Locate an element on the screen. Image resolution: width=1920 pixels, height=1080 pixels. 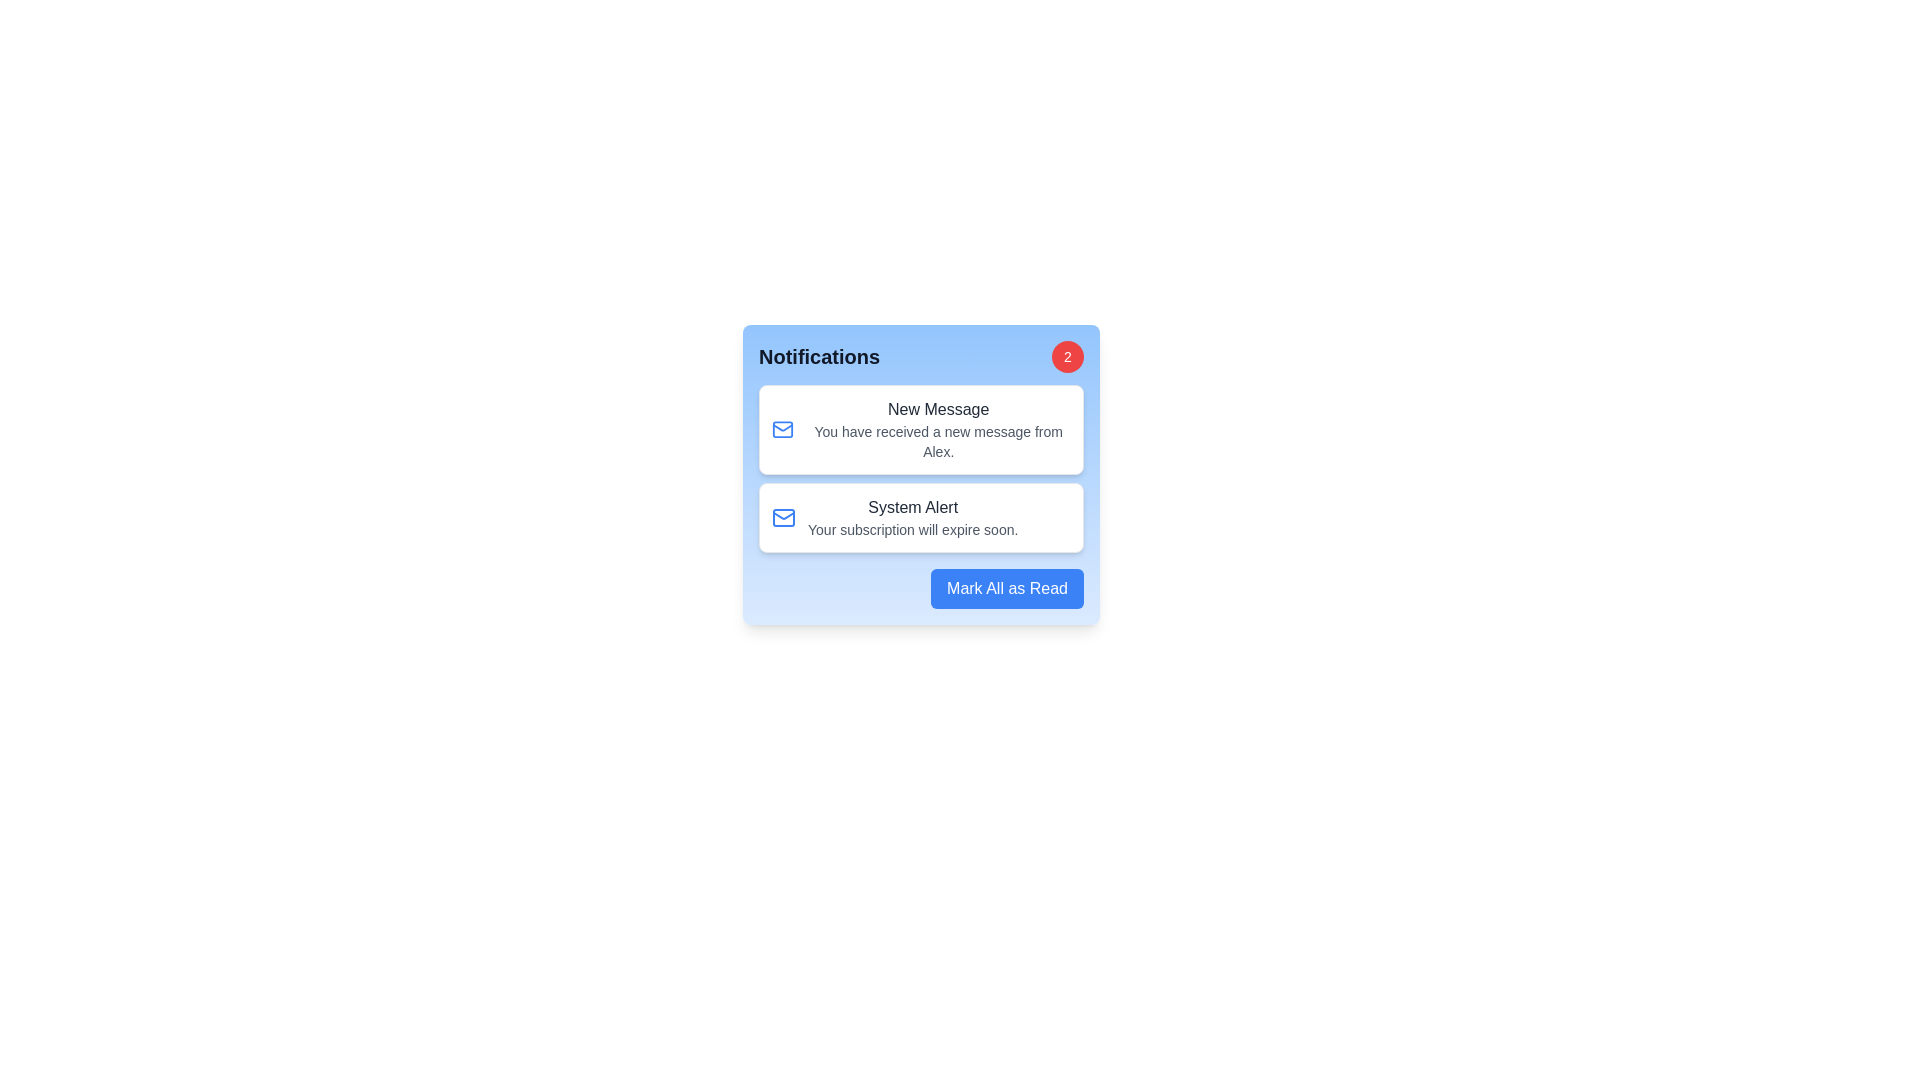
the button located at the bottom-right corner of the notification panel to mark all notifications as read is located at coordinates (1007, 588).